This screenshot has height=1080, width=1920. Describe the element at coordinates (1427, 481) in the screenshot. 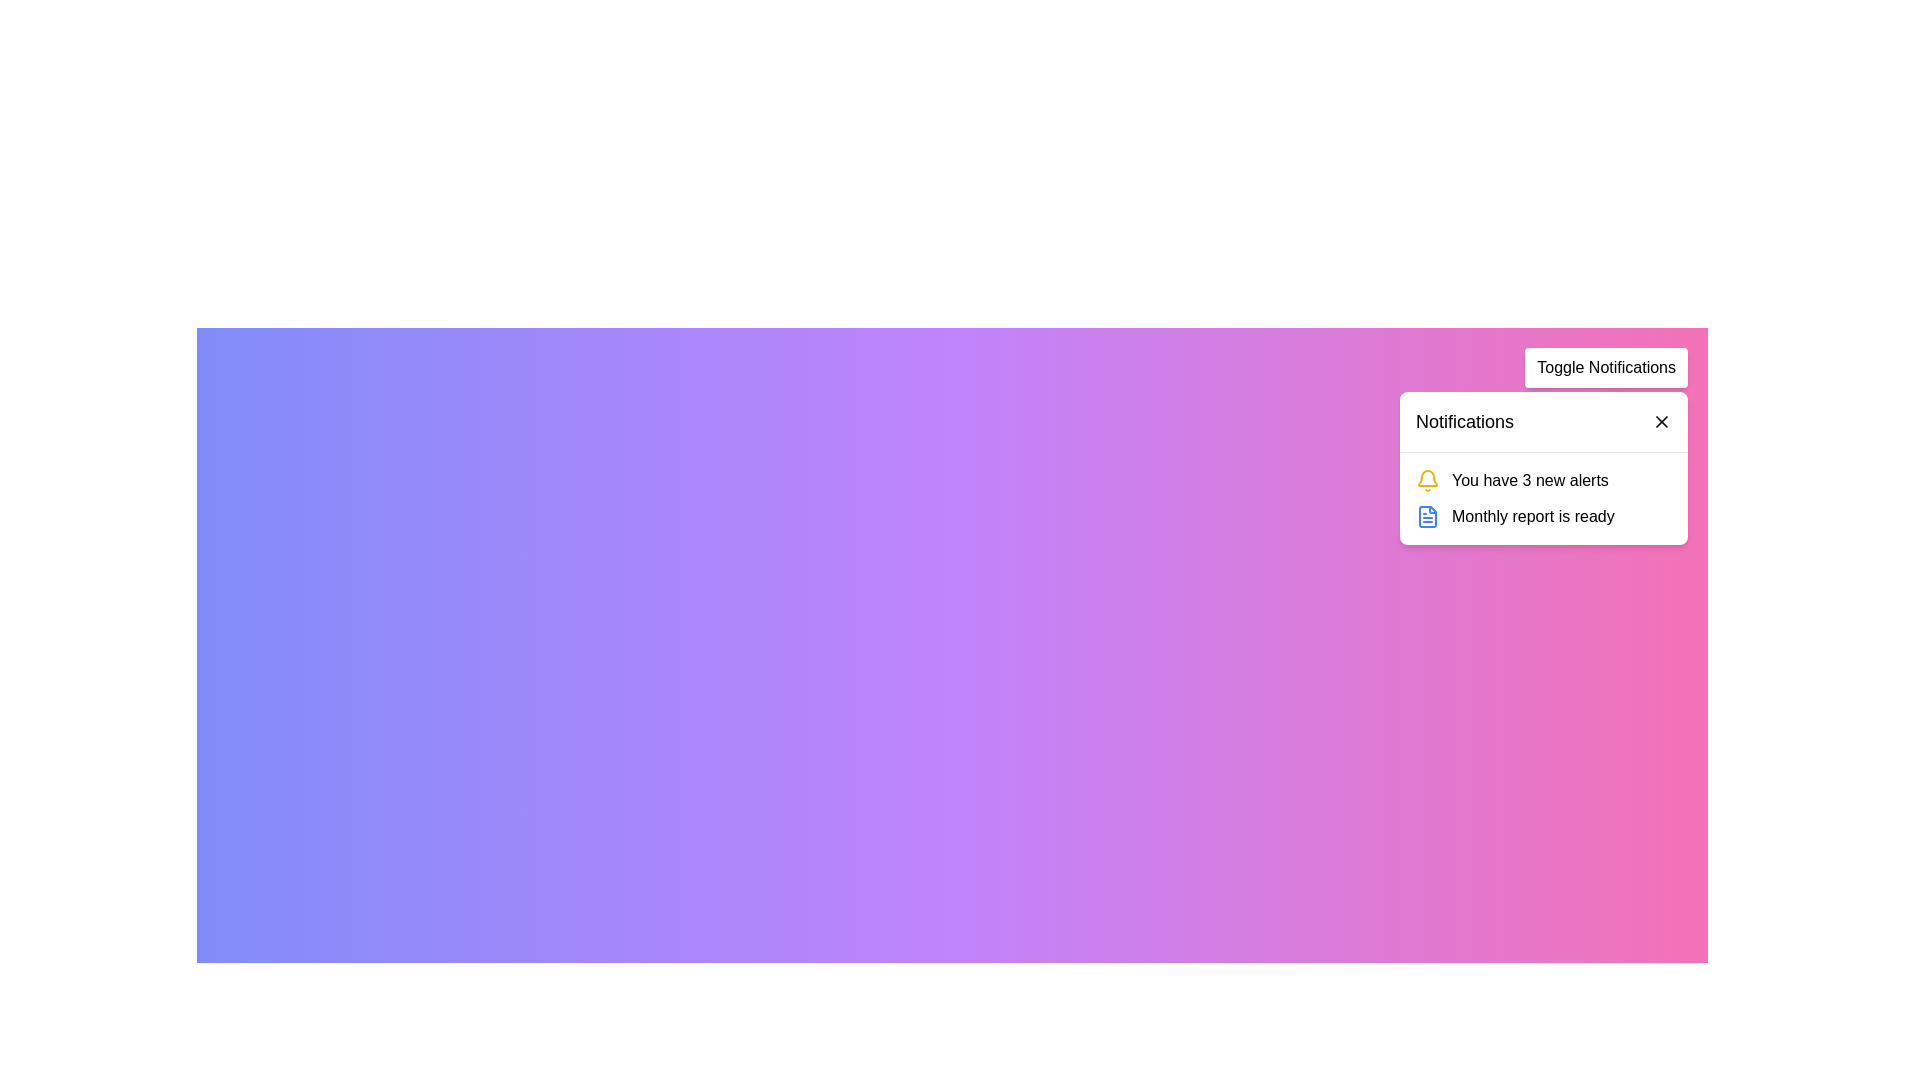

I see `the Bell icon at the leftmost part of the notification section` at that location.